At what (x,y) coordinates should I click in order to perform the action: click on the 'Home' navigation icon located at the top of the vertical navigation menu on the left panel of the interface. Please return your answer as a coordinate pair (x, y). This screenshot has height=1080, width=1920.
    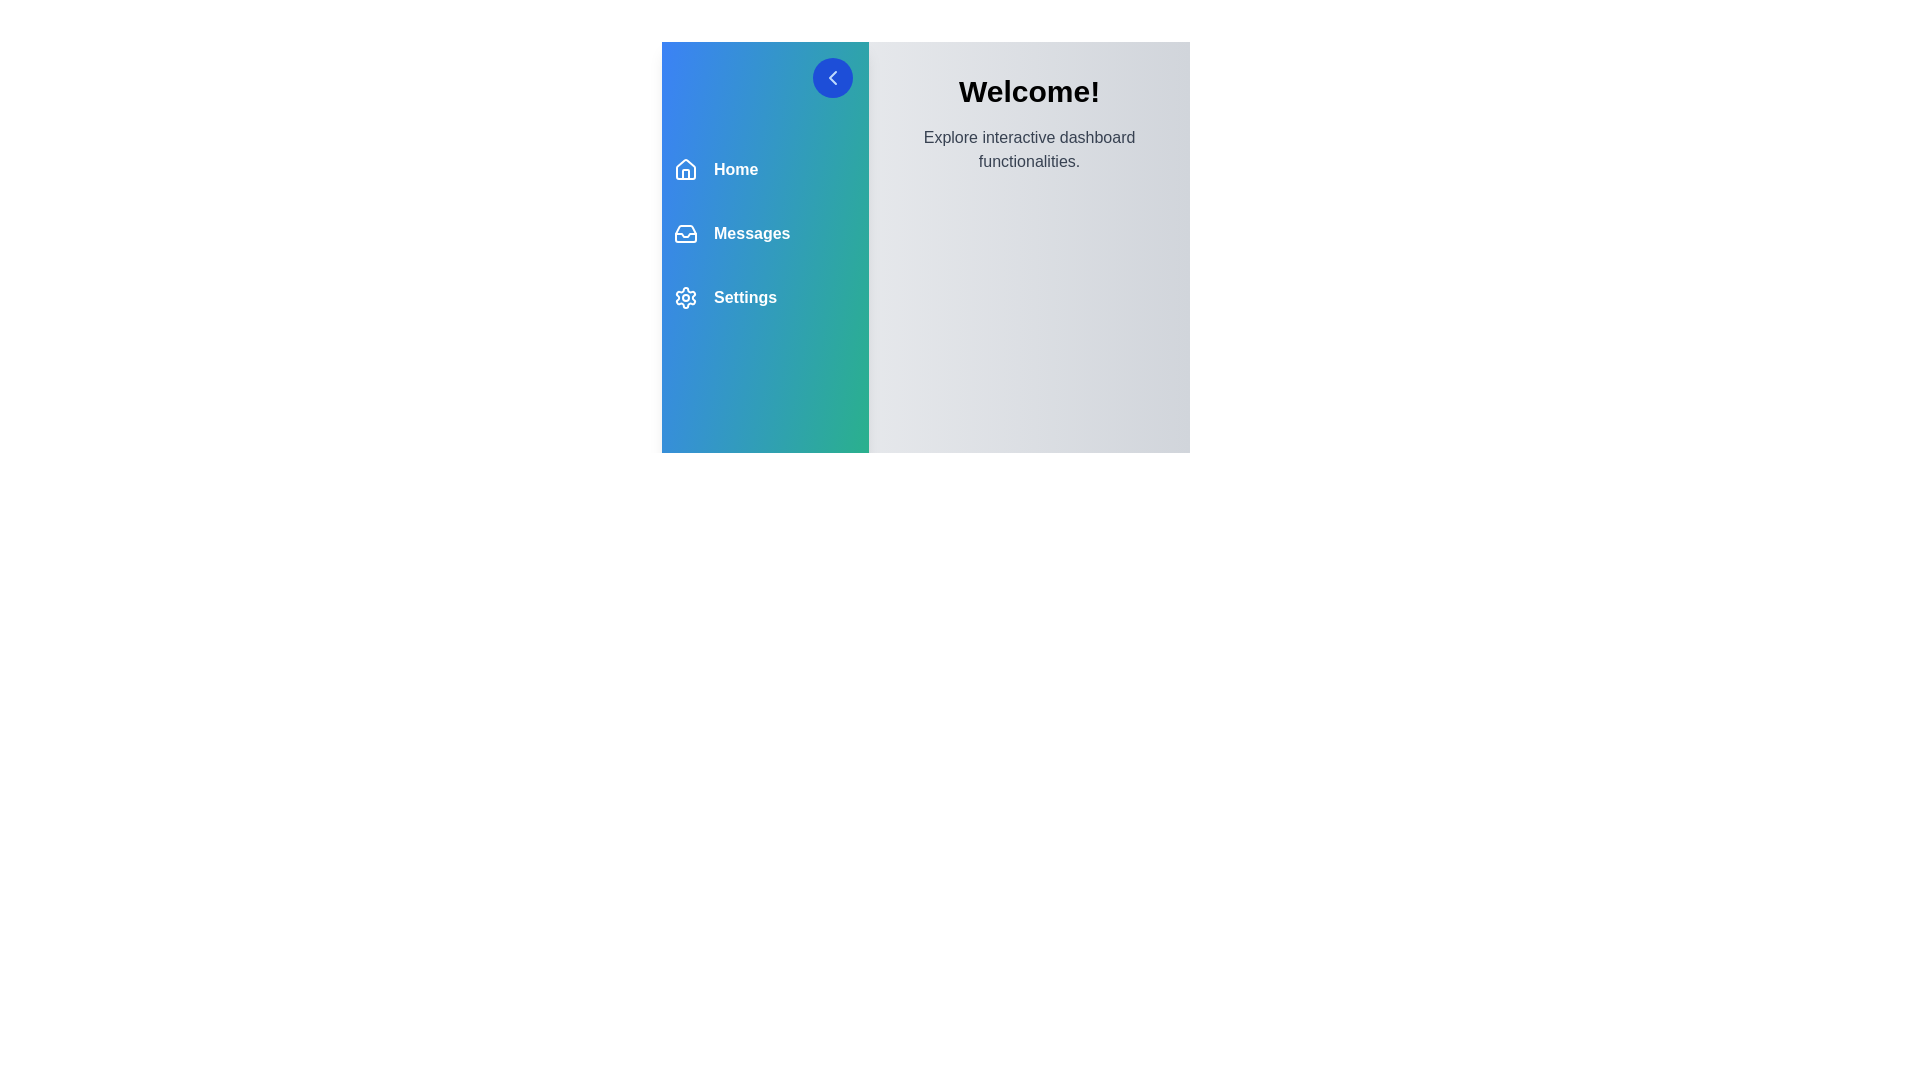
    Looking at the image, I should click on (686, 168).